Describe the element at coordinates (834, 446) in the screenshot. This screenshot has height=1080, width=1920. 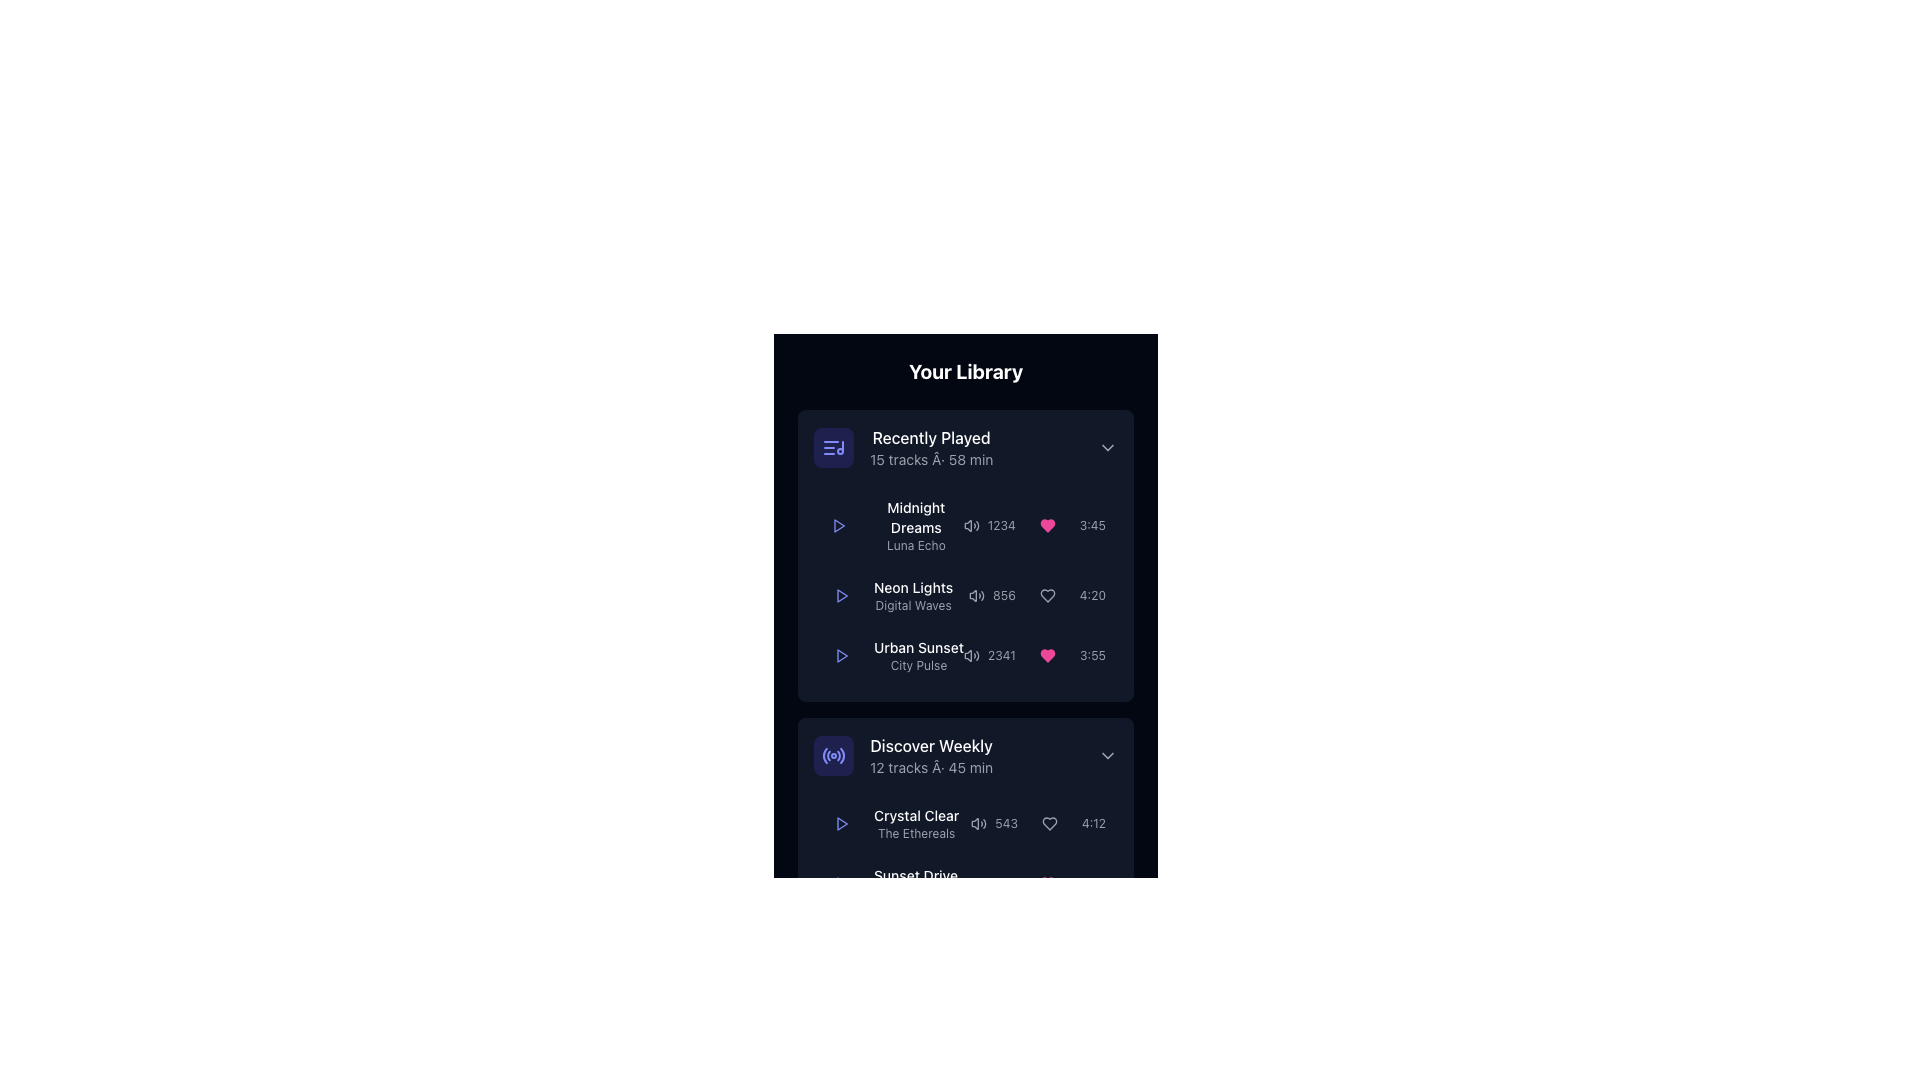
I see `the circular icon button with a dark blue background and a music playlist icon, located at the top-left corner of the 'Recently Played' section` at that location.